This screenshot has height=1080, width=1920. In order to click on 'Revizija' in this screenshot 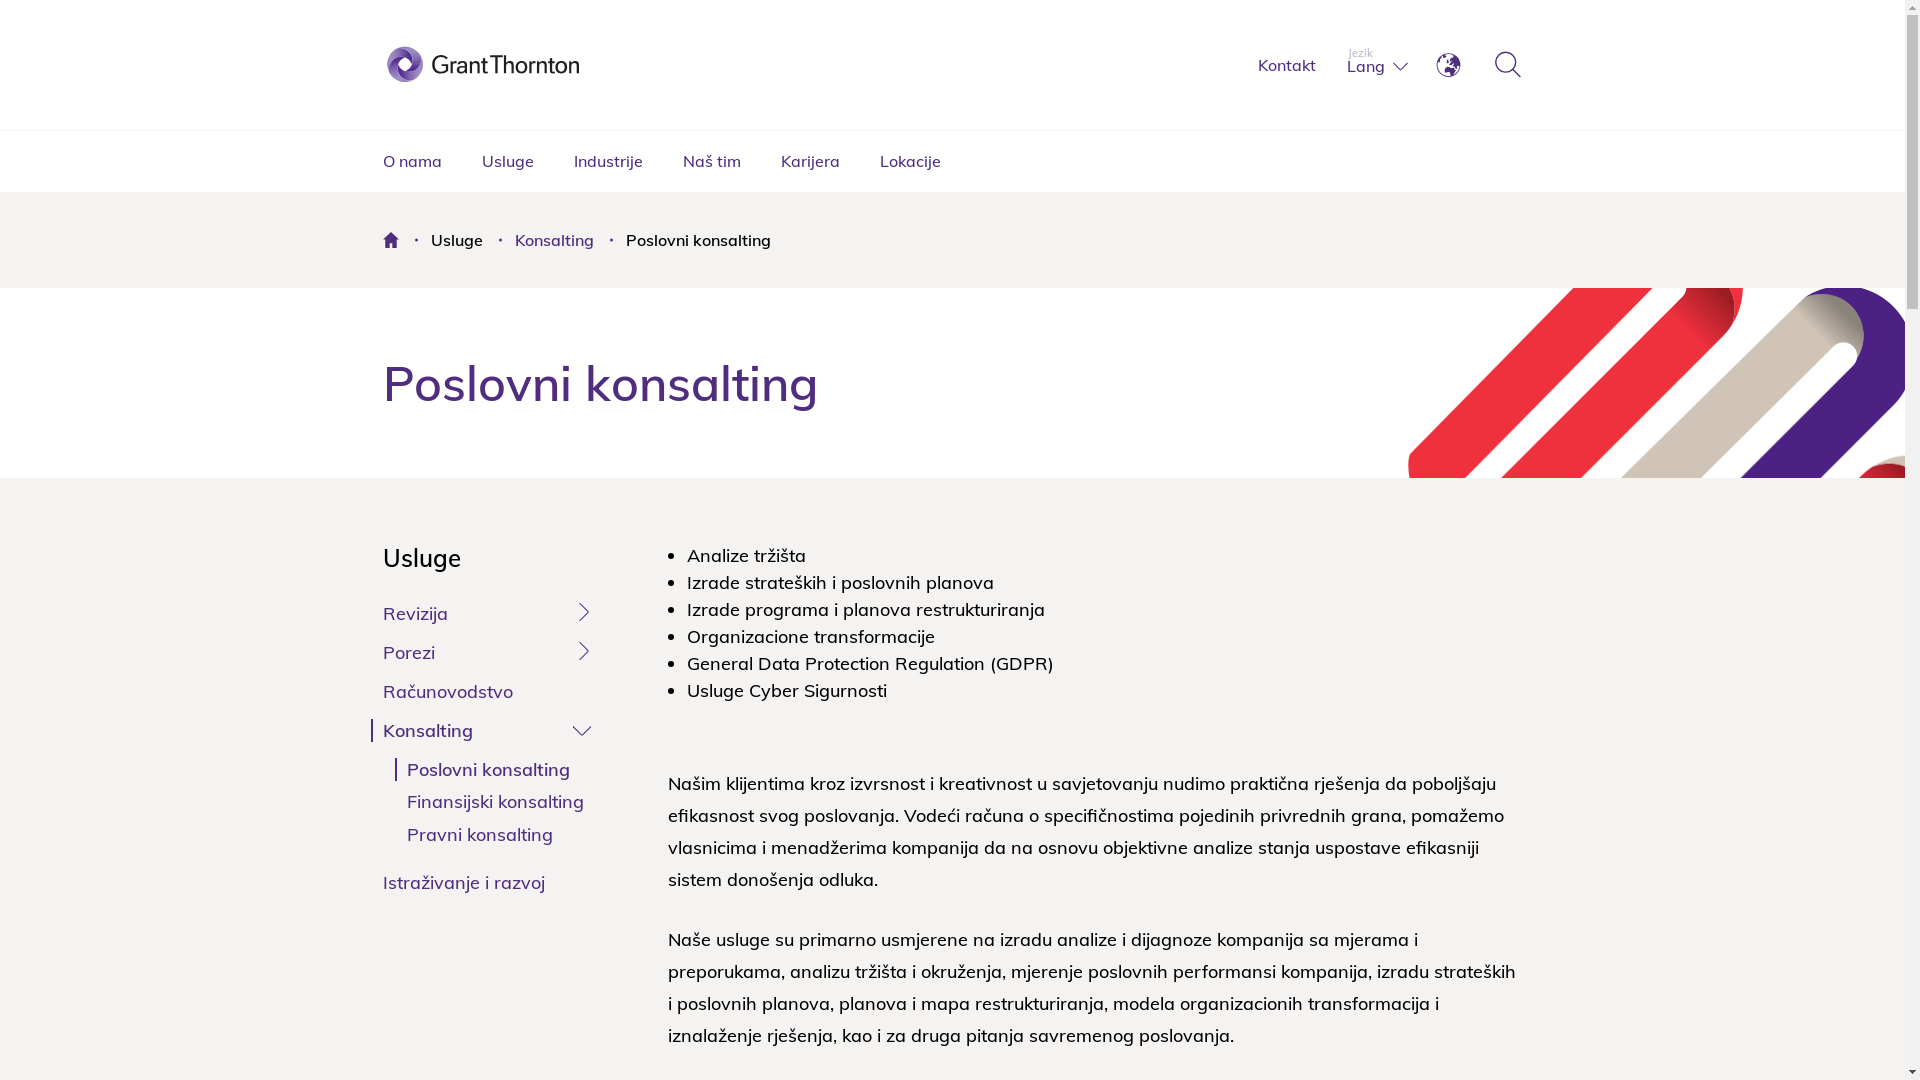, I will do `click(413, 612)`.